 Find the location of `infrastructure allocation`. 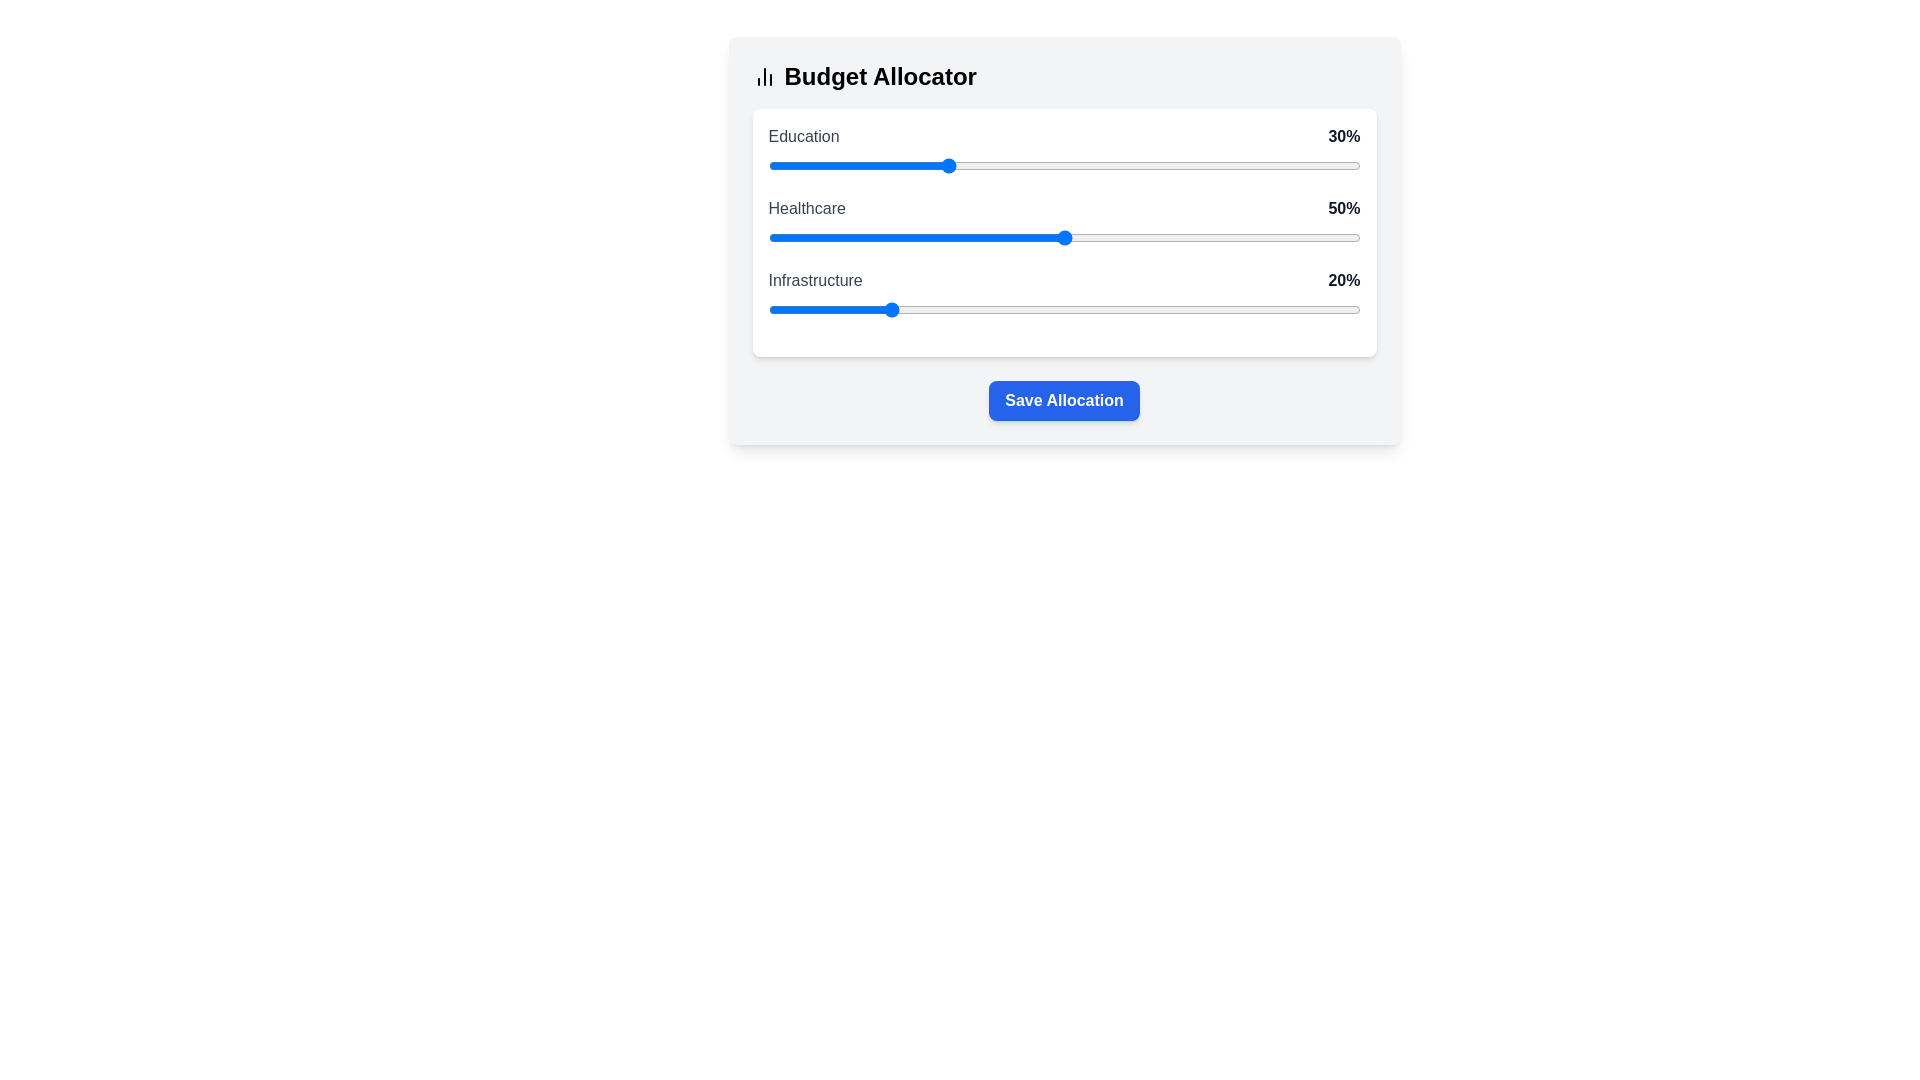

infrastructure allocation is located at coordinates (1336, 309).